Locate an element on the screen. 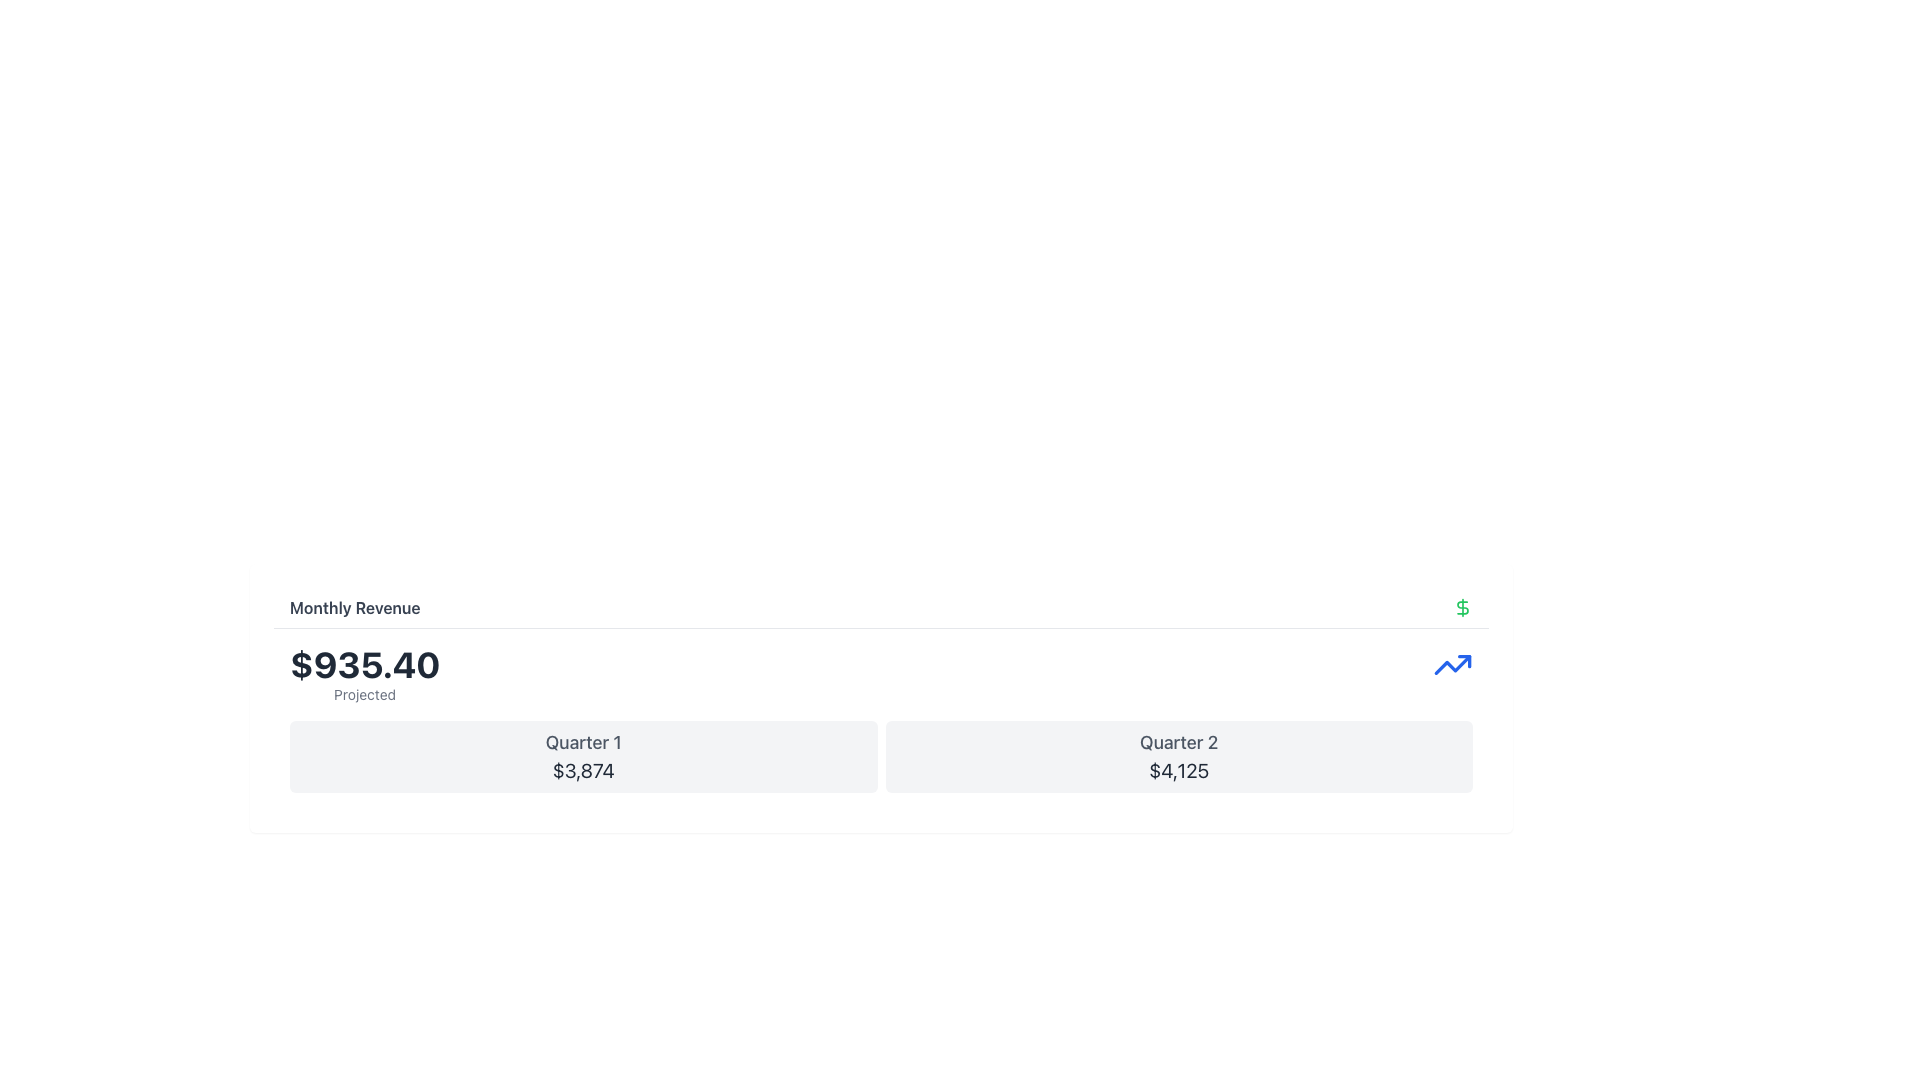 Image resolution: width=1920 pixels, height=1080 pixels. the text label displaying 'Quarter 2', which is centrally aligned above the numeric value '$4,125' in the lower-middle section of the interface is located at coordinates (1179, 743).